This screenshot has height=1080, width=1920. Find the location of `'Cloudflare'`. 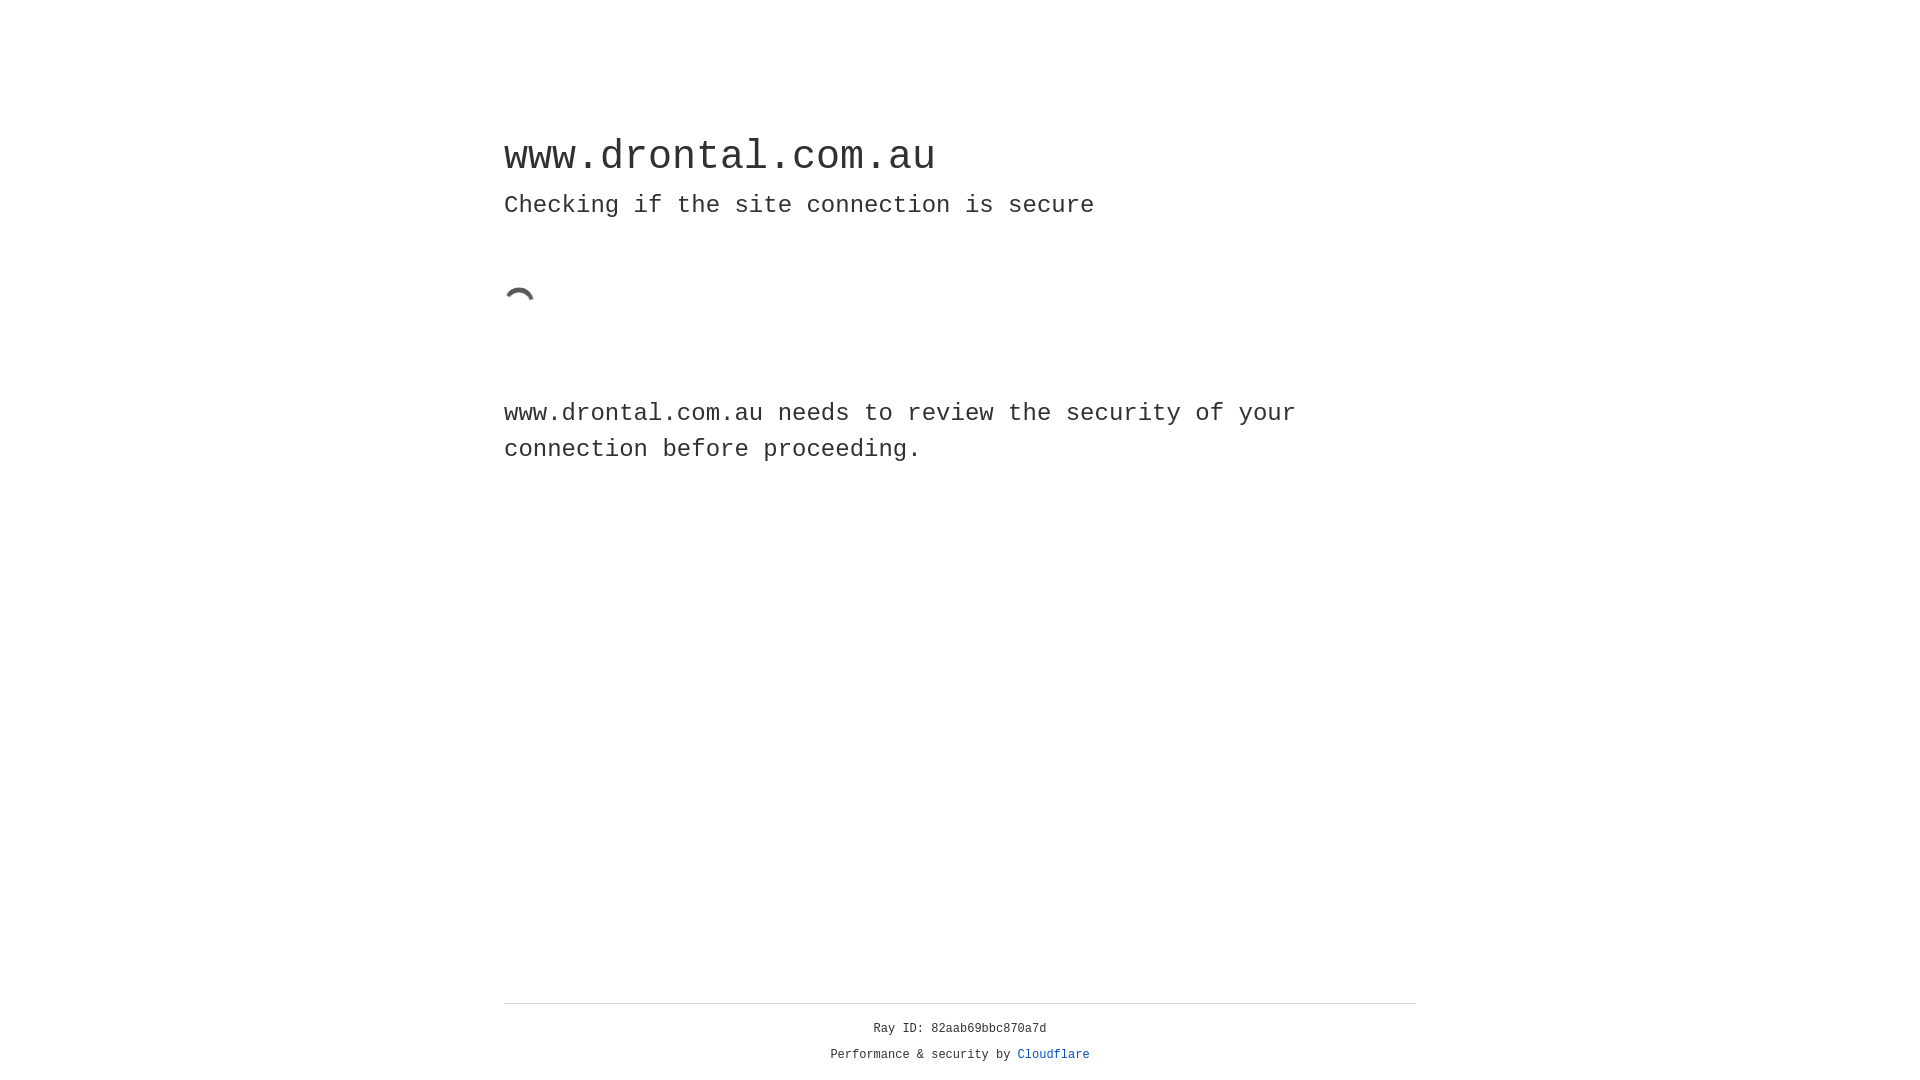

'Cloudflare' is located at coordinates (1017, 1054).